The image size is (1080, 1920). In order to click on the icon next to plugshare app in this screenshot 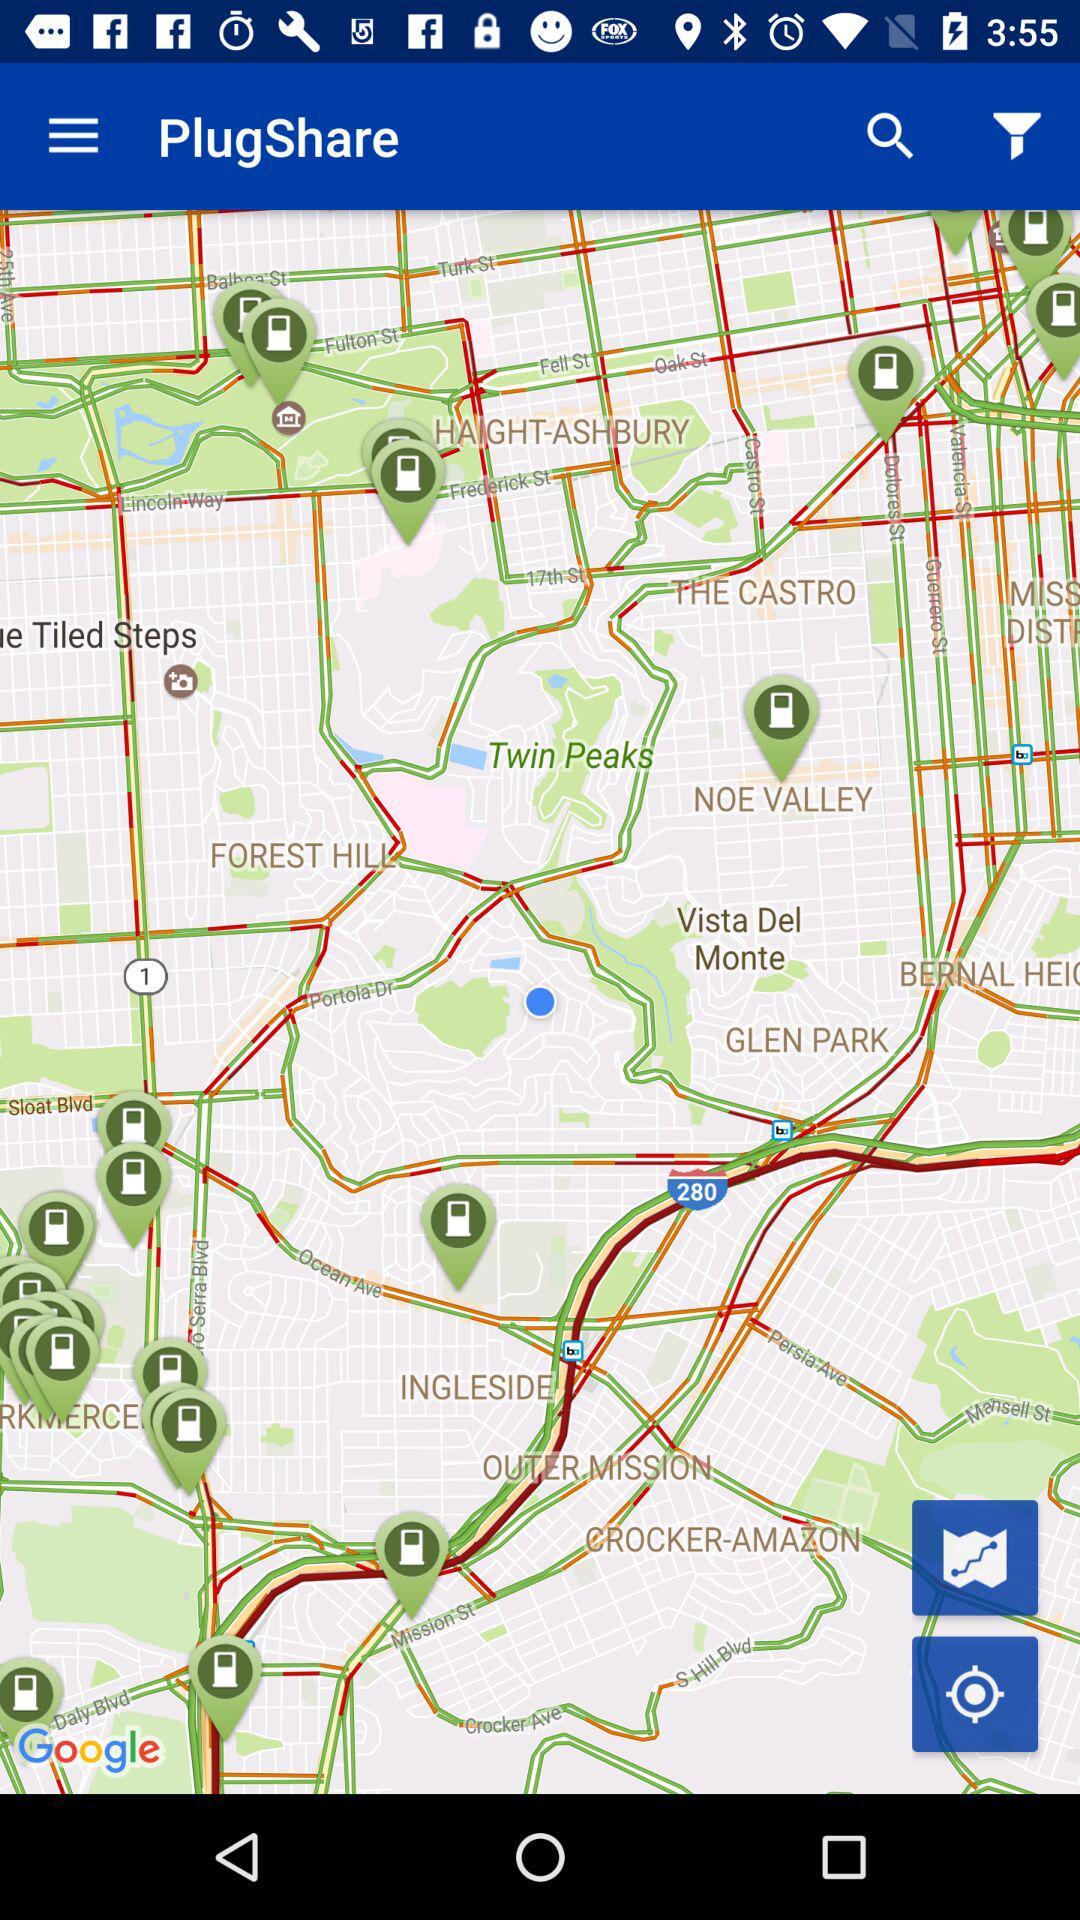, I will do `click(72, 135)`.